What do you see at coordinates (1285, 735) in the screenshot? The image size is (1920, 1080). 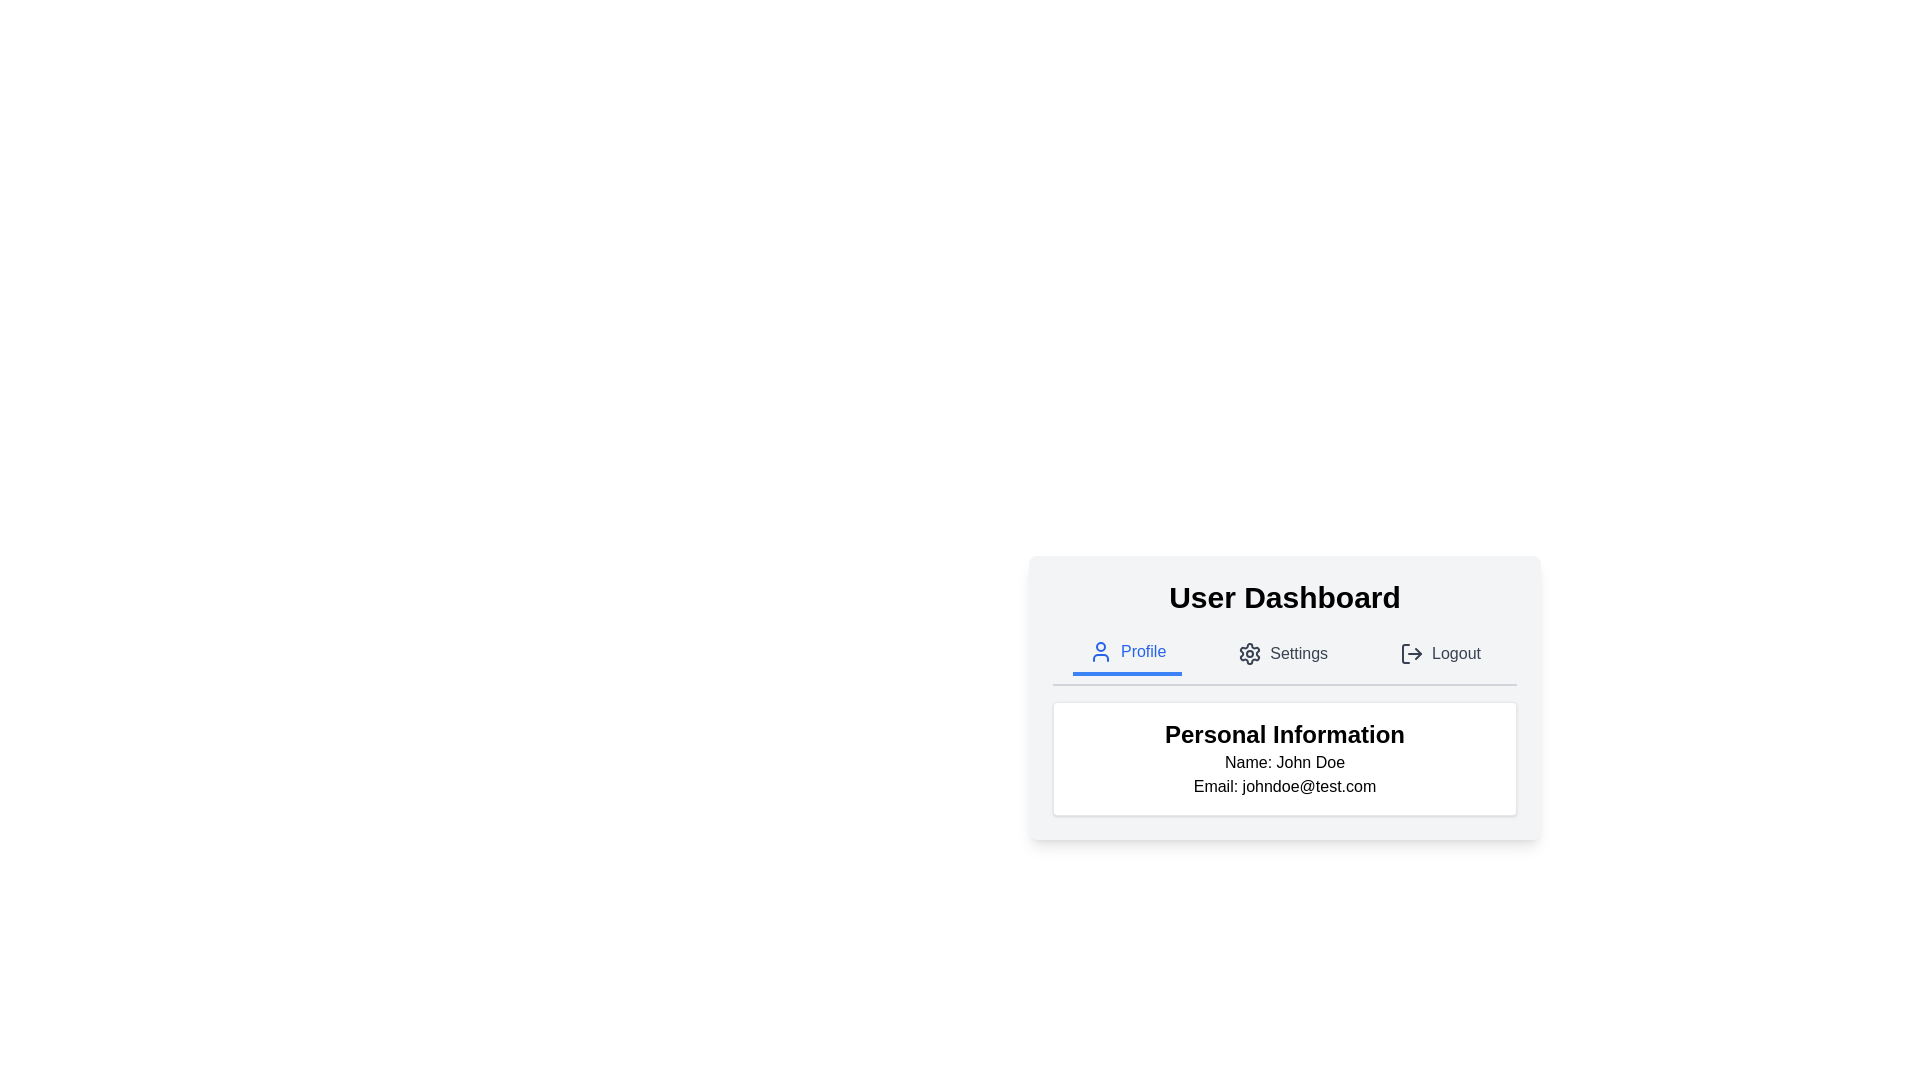 I see `the Text header (title) that denotes the start of a category or group of user-related details, located at the top-center of the content section above 'Name: John Doe' and 'Email: johndoe@test.com'` at bounding box center [1285, 735].